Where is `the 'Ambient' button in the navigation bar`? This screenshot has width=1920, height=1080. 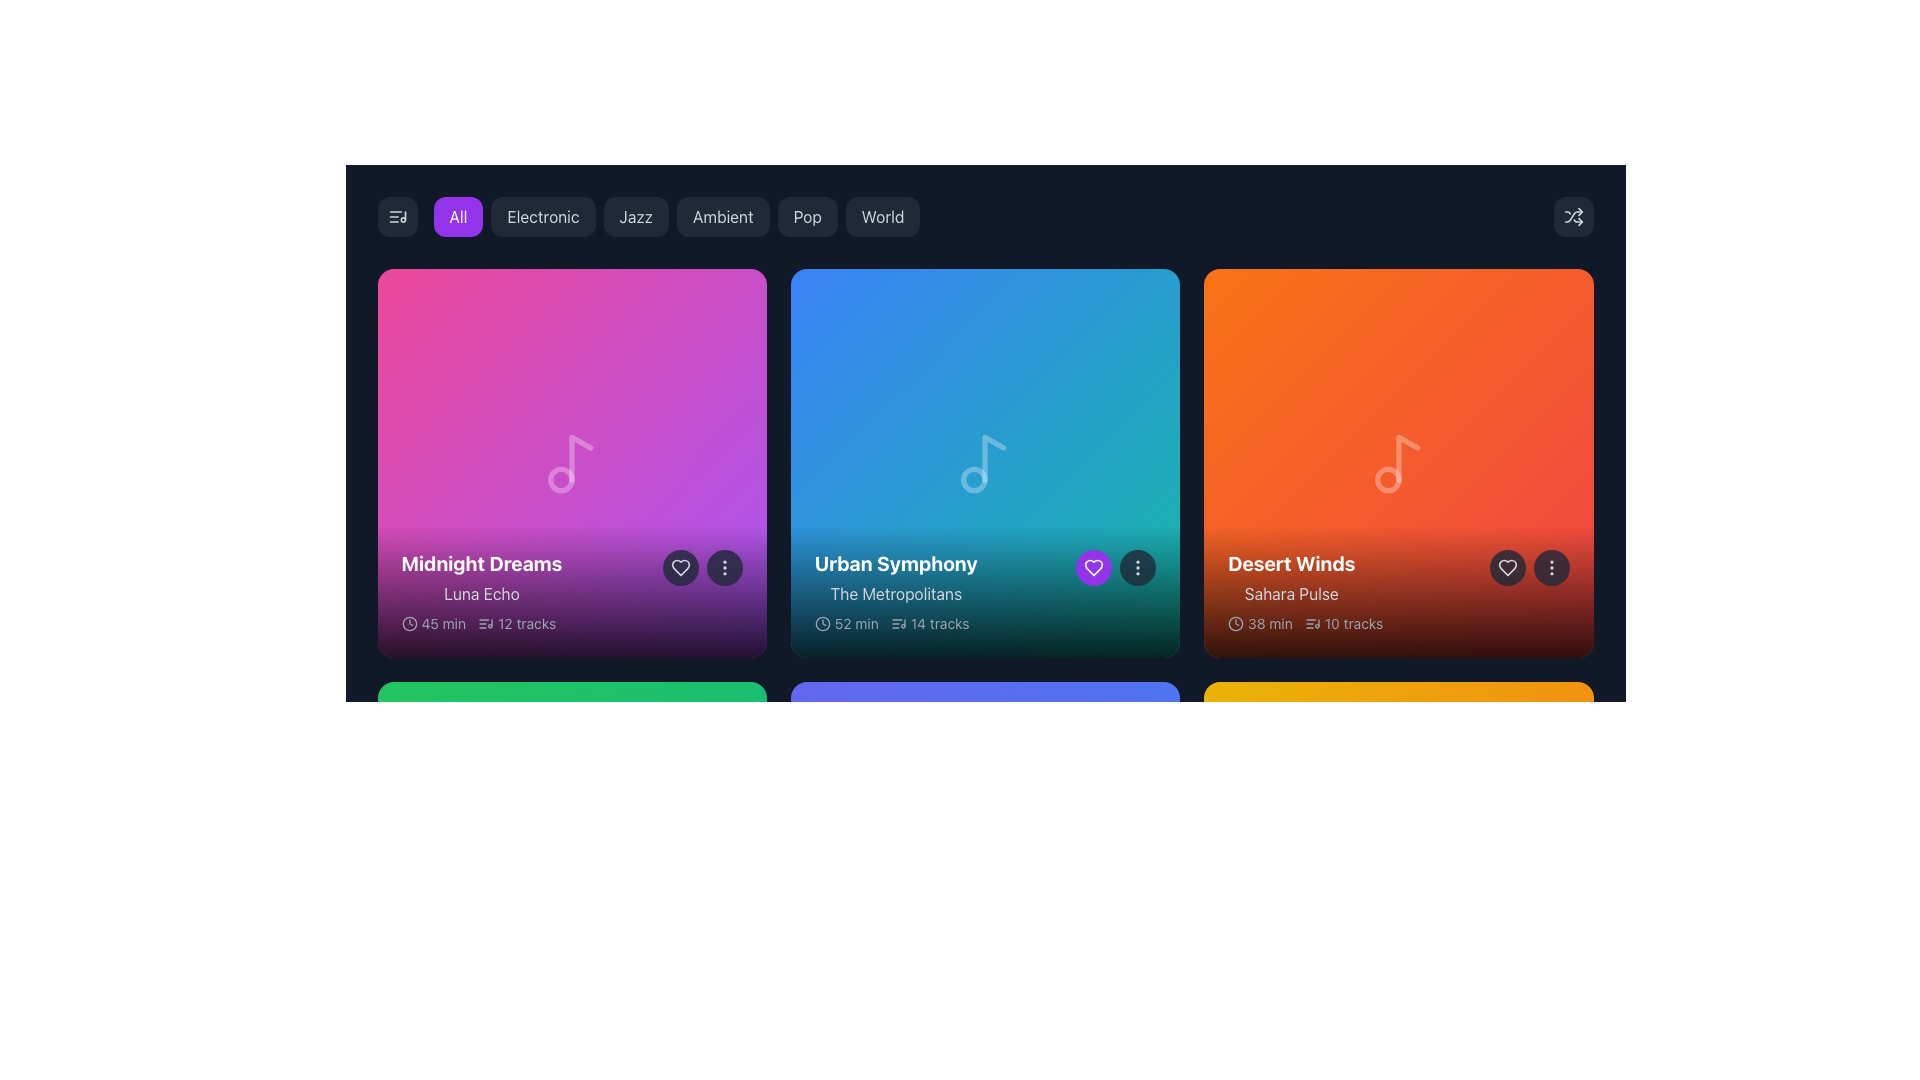 the 'Ambient' button in the navigation bar is located at coordinates (676, 216).